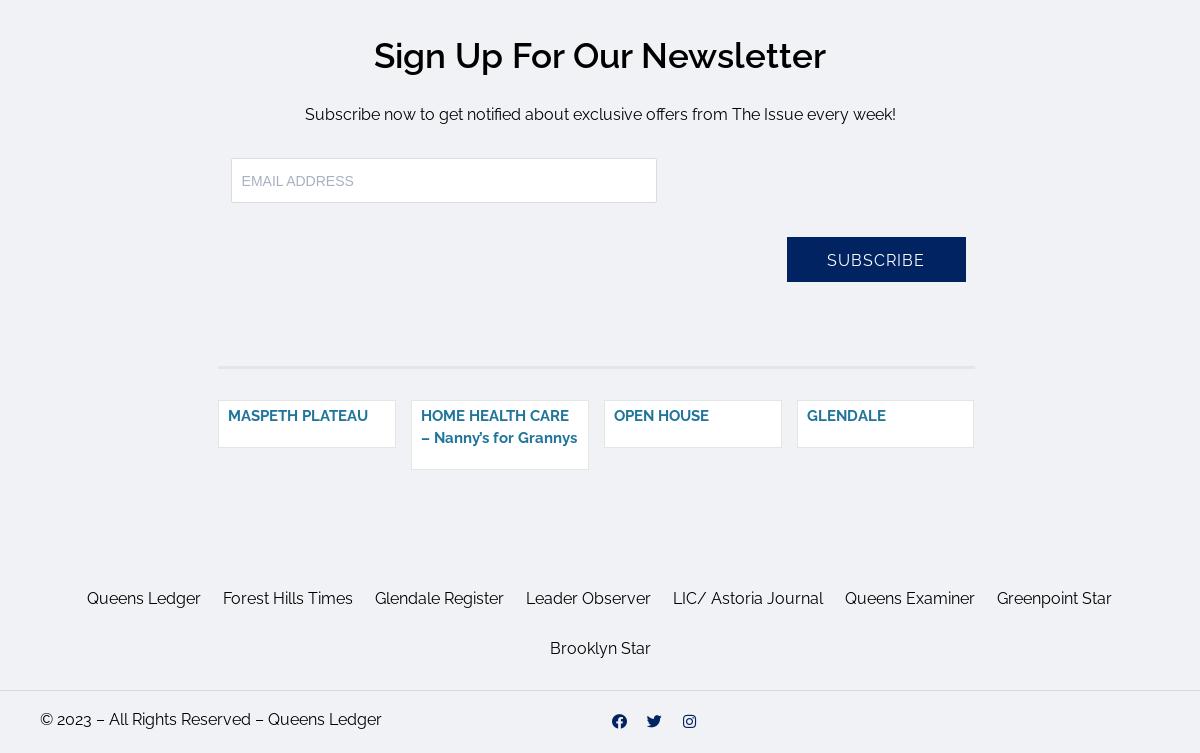  What do you see at coordinates (439, 597) in the screenshot?
I see `'Glendale Register'` at bounding box center [439, 597].